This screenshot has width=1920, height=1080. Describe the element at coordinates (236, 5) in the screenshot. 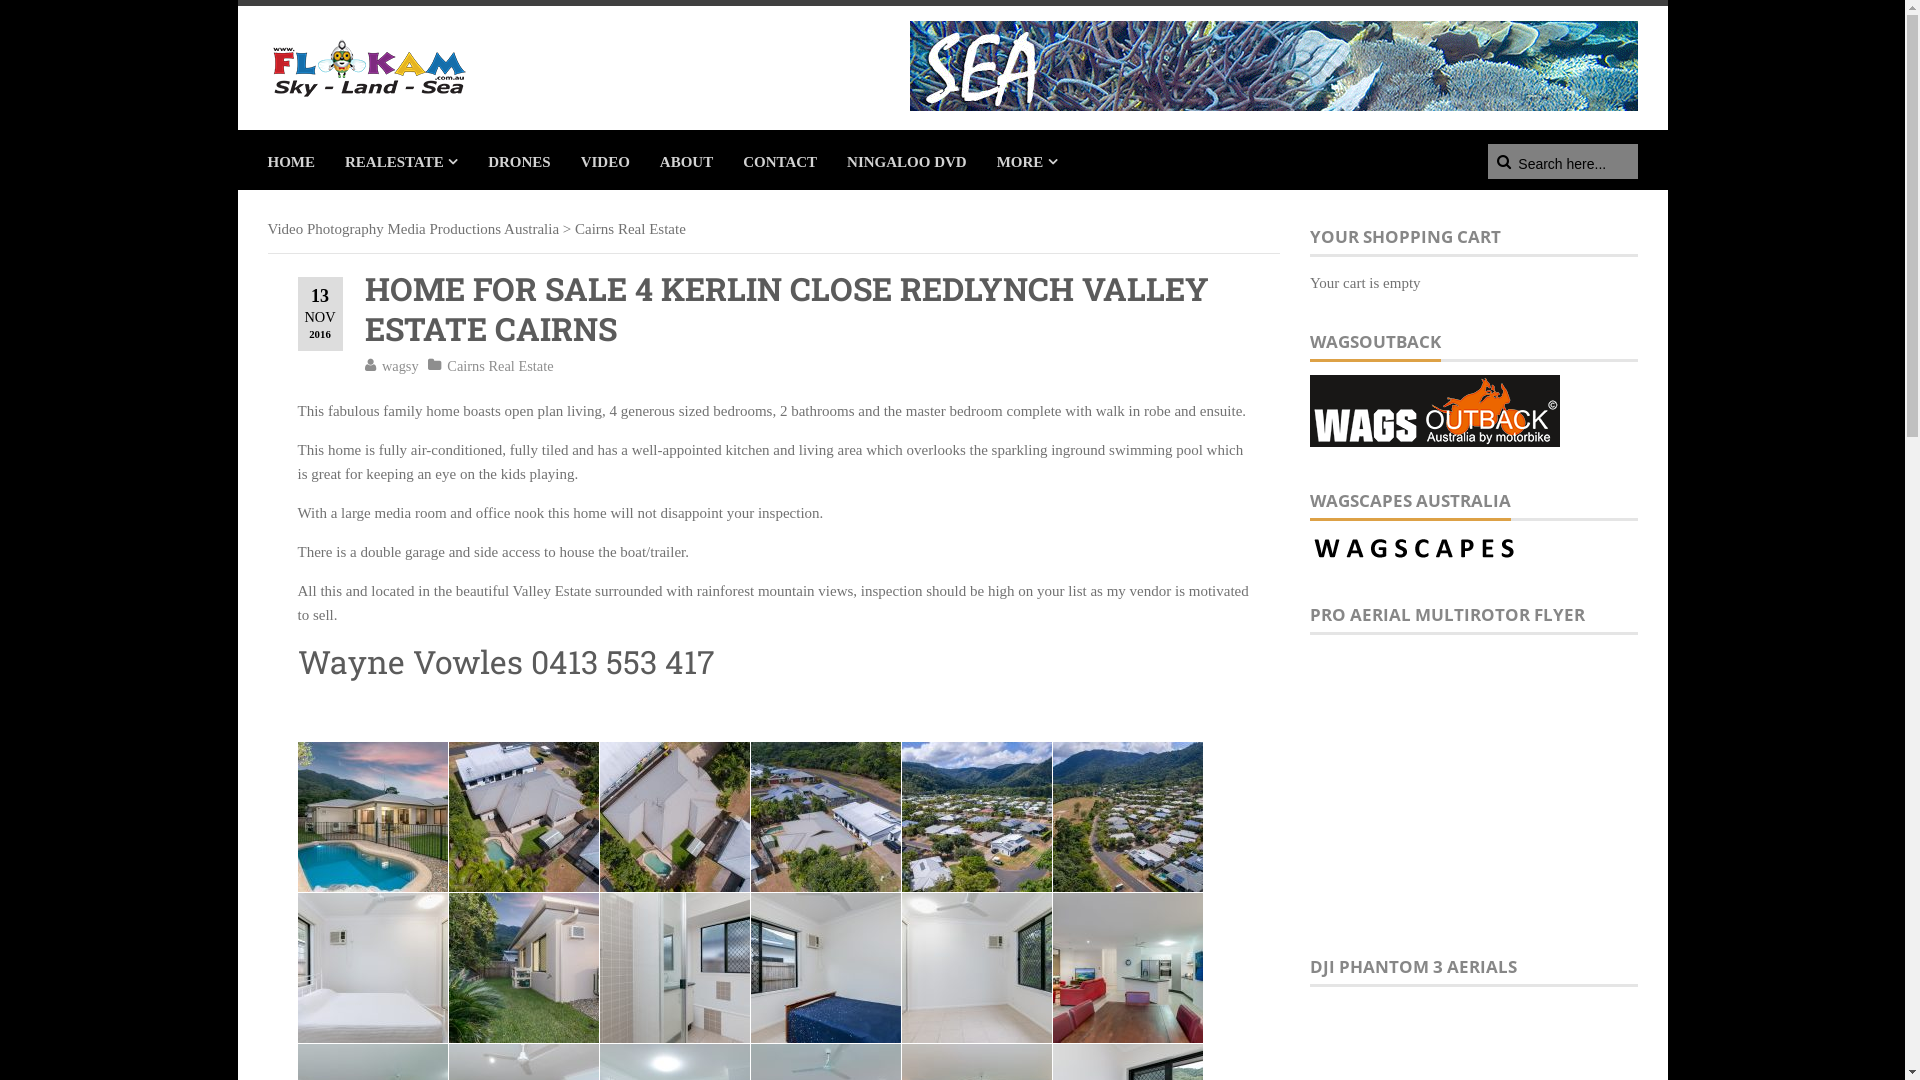

I see `'Skip to content'` at that location.